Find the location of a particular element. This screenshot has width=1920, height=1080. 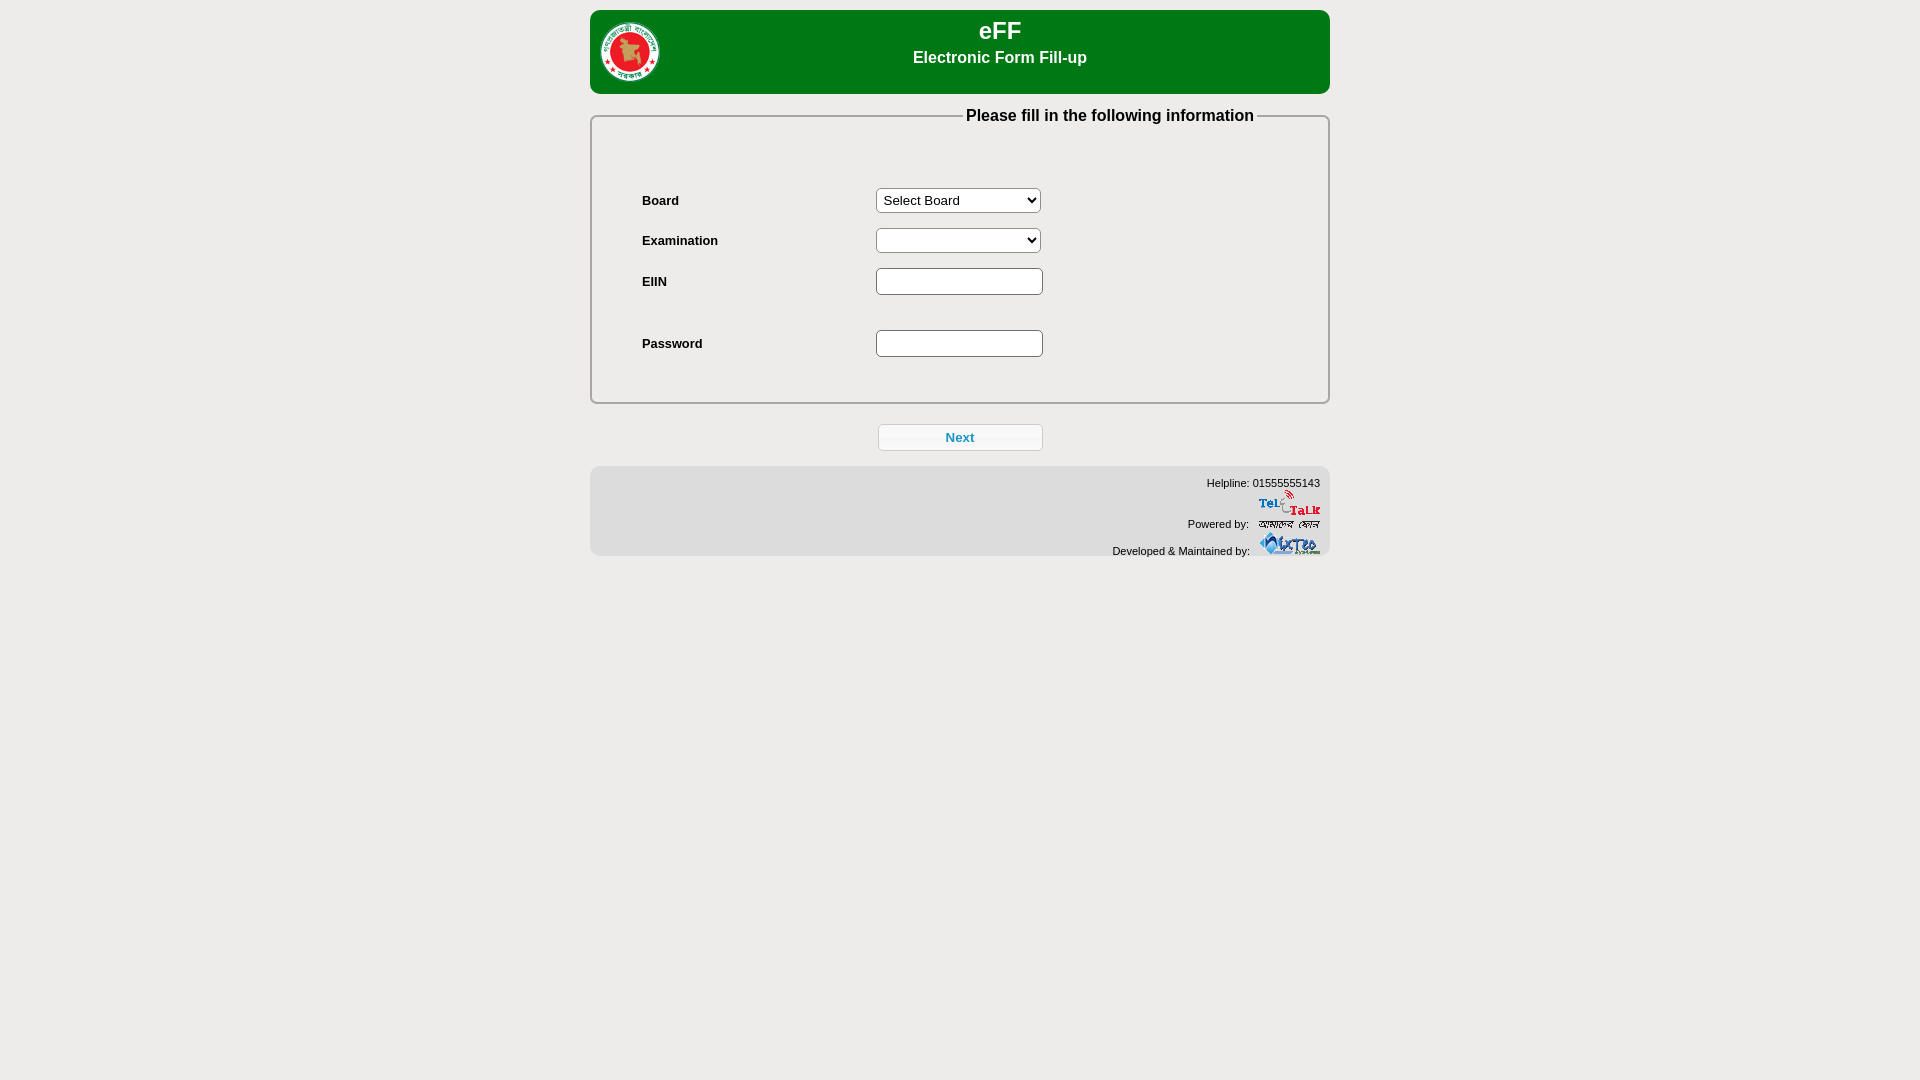

'Next' is located at coordinates (960, 436).